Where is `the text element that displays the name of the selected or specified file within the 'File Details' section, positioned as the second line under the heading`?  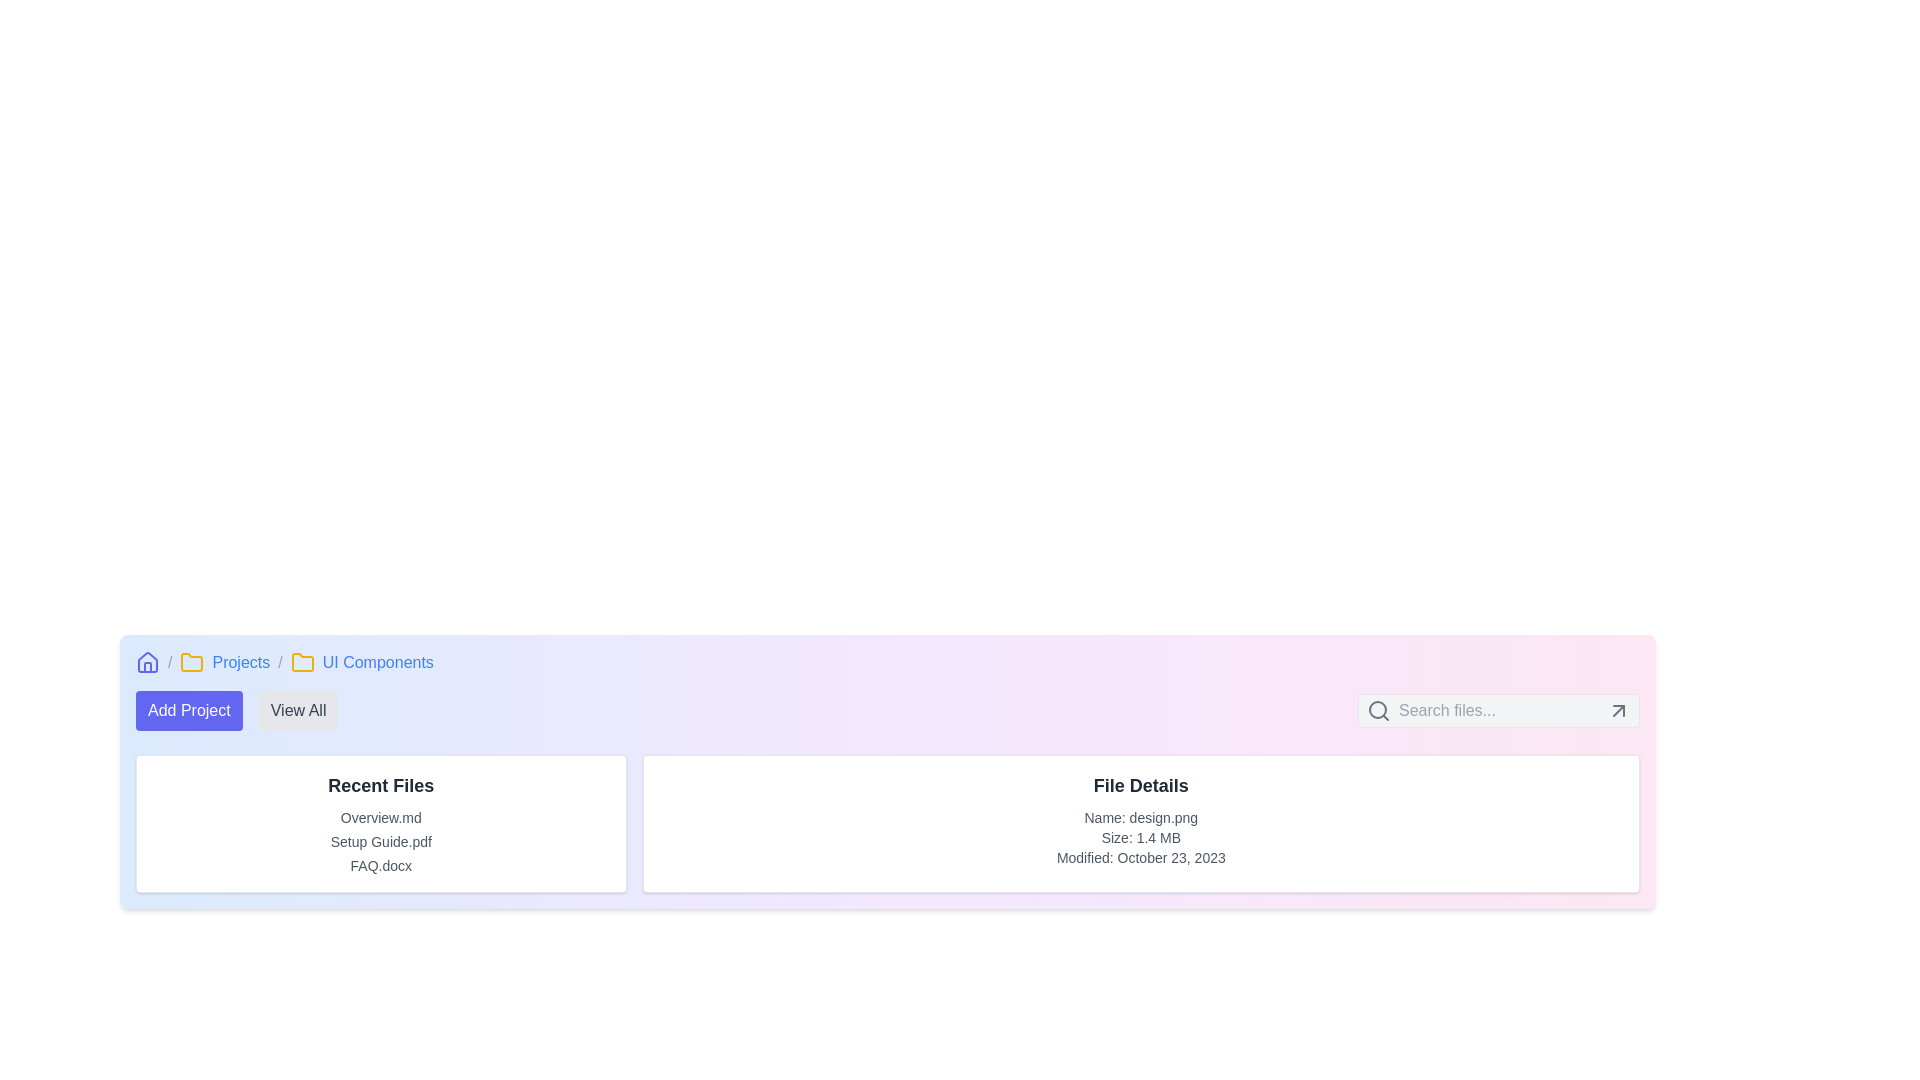 the text element that displays the name of the selected or specified file within the 'File Details' section, positioned as the second line under the heading is located at coordinates (1141, 817).